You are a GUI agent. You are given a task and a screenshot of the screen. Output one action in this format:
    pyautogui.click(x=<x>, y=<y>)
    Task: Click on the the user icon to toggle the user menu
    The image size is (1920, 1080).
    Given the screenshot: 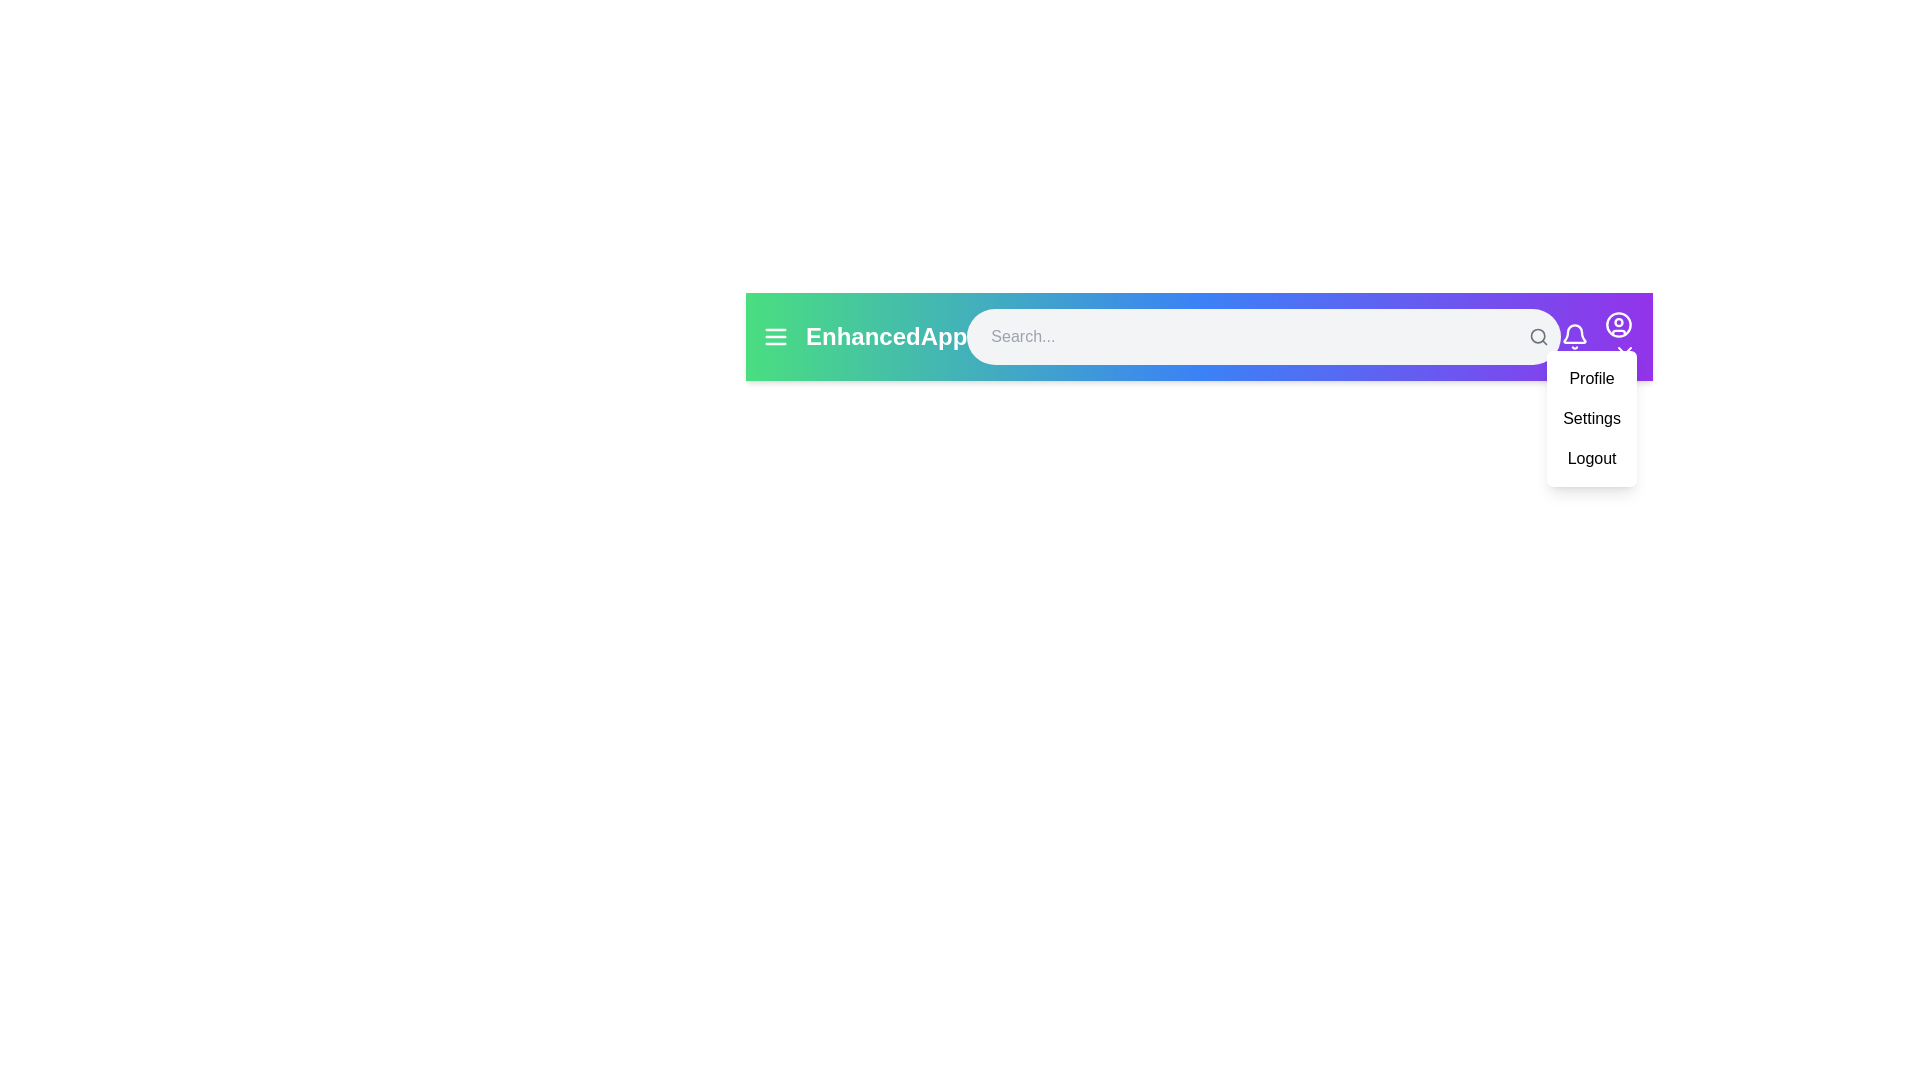 What is the action you would take?
    pyautogui.click(x=1618, y=323)
    